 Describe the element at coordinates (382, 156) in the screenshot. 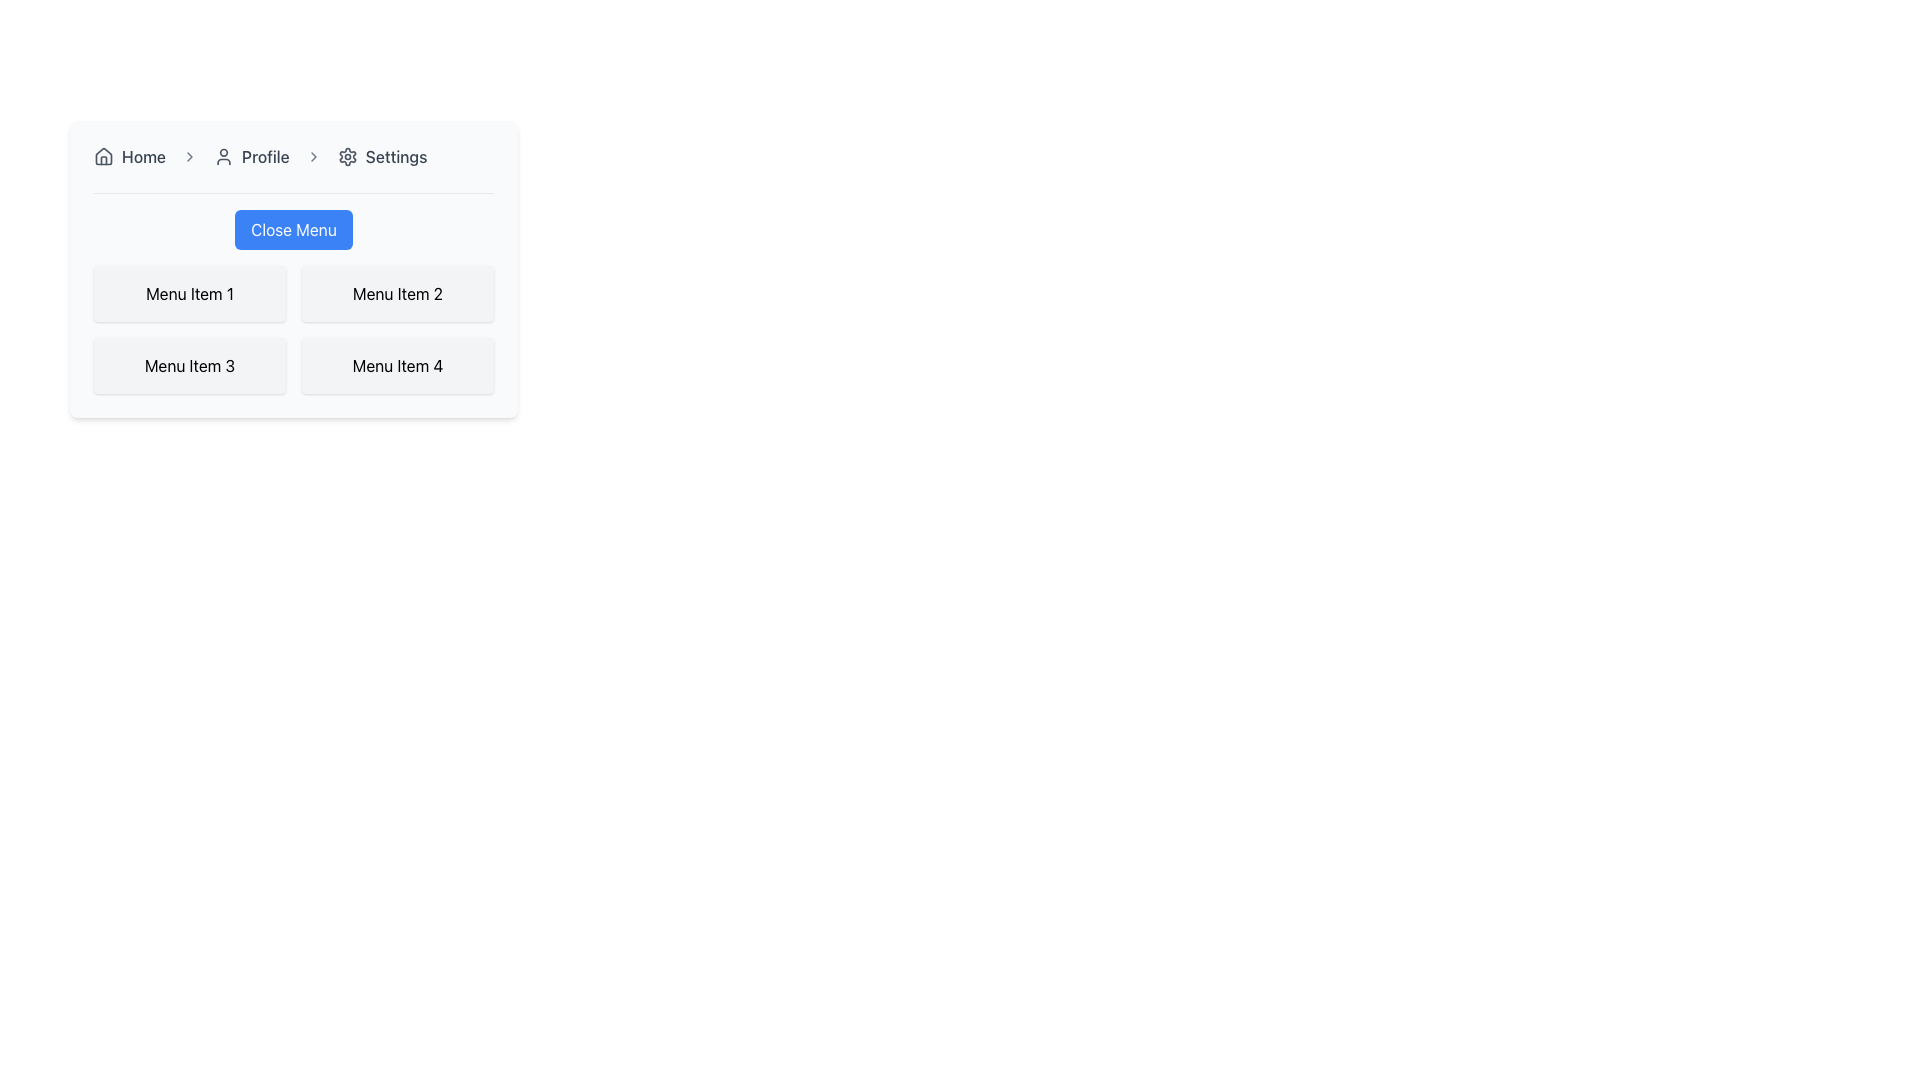

I see `the third interactive link in the breadcrumb navigation sequence to trigger a style change` at that location.